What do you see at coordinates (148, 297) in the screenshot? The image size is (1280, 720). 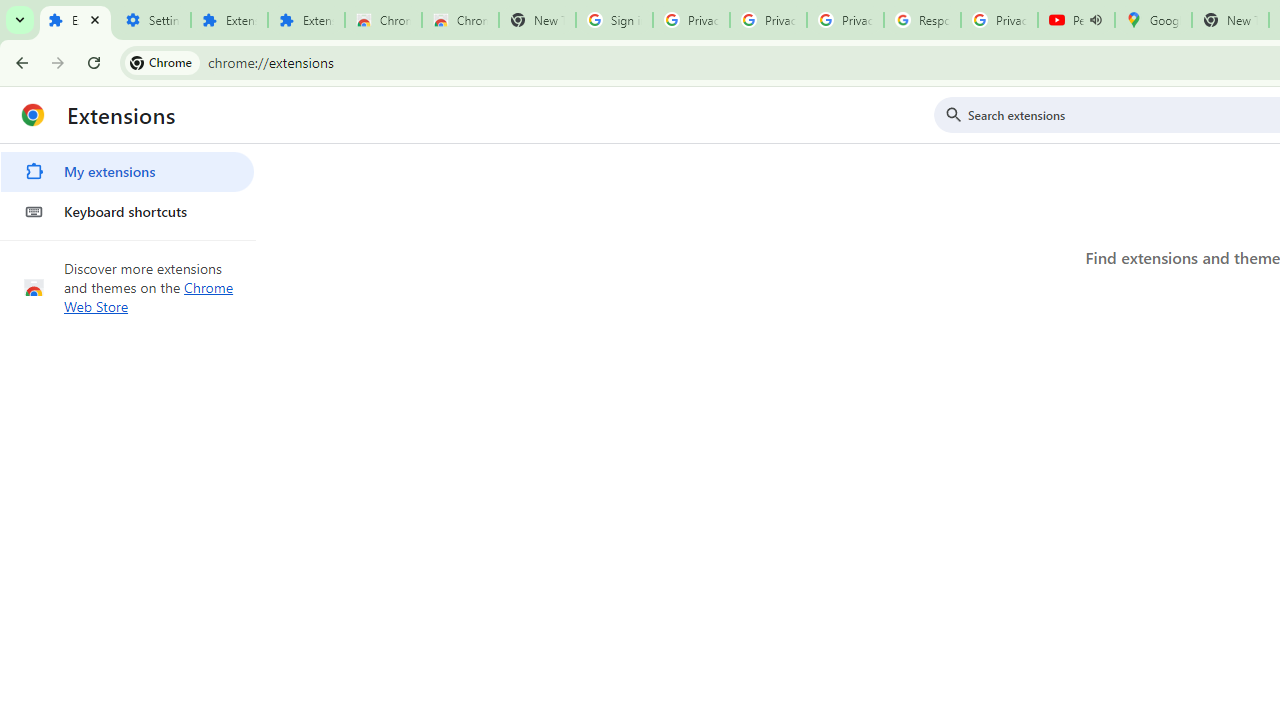 I see `'Chrome Web Store'` at bounding box center [148, 297].